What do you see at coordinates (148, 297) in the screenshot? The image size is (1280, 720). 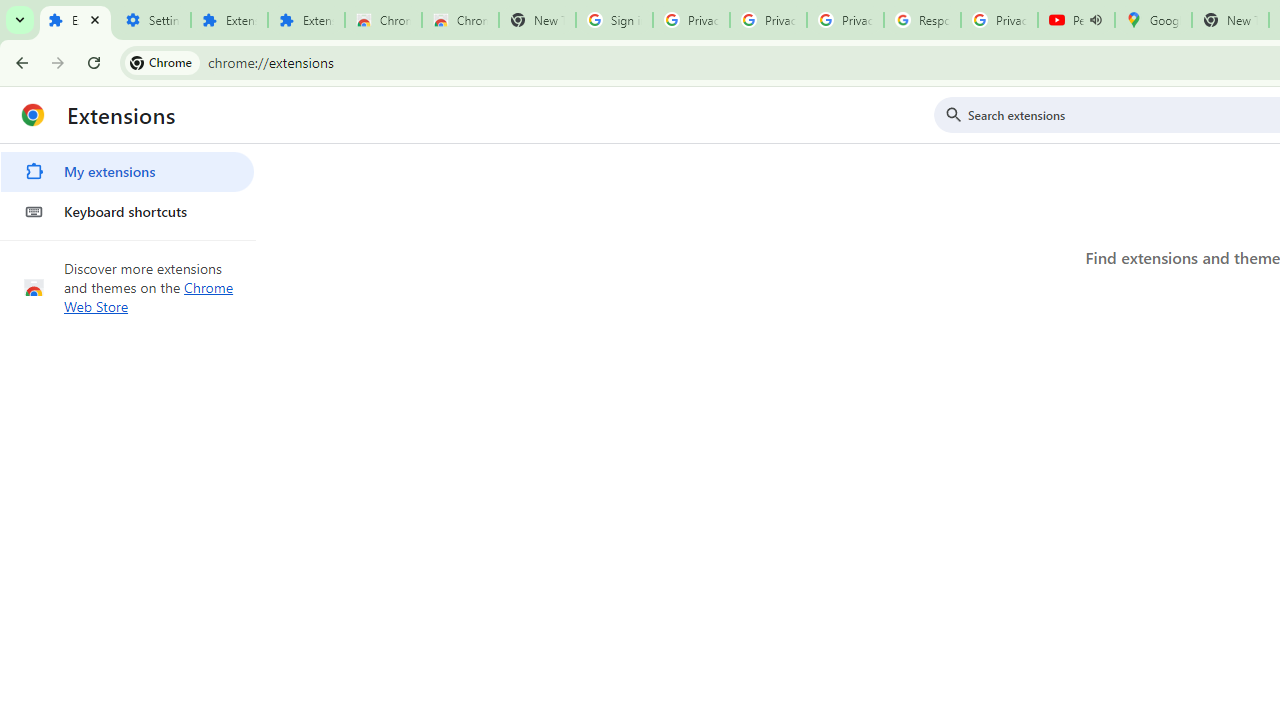 I see `'Chrome Web Store'` at bounding box center [148, 297].